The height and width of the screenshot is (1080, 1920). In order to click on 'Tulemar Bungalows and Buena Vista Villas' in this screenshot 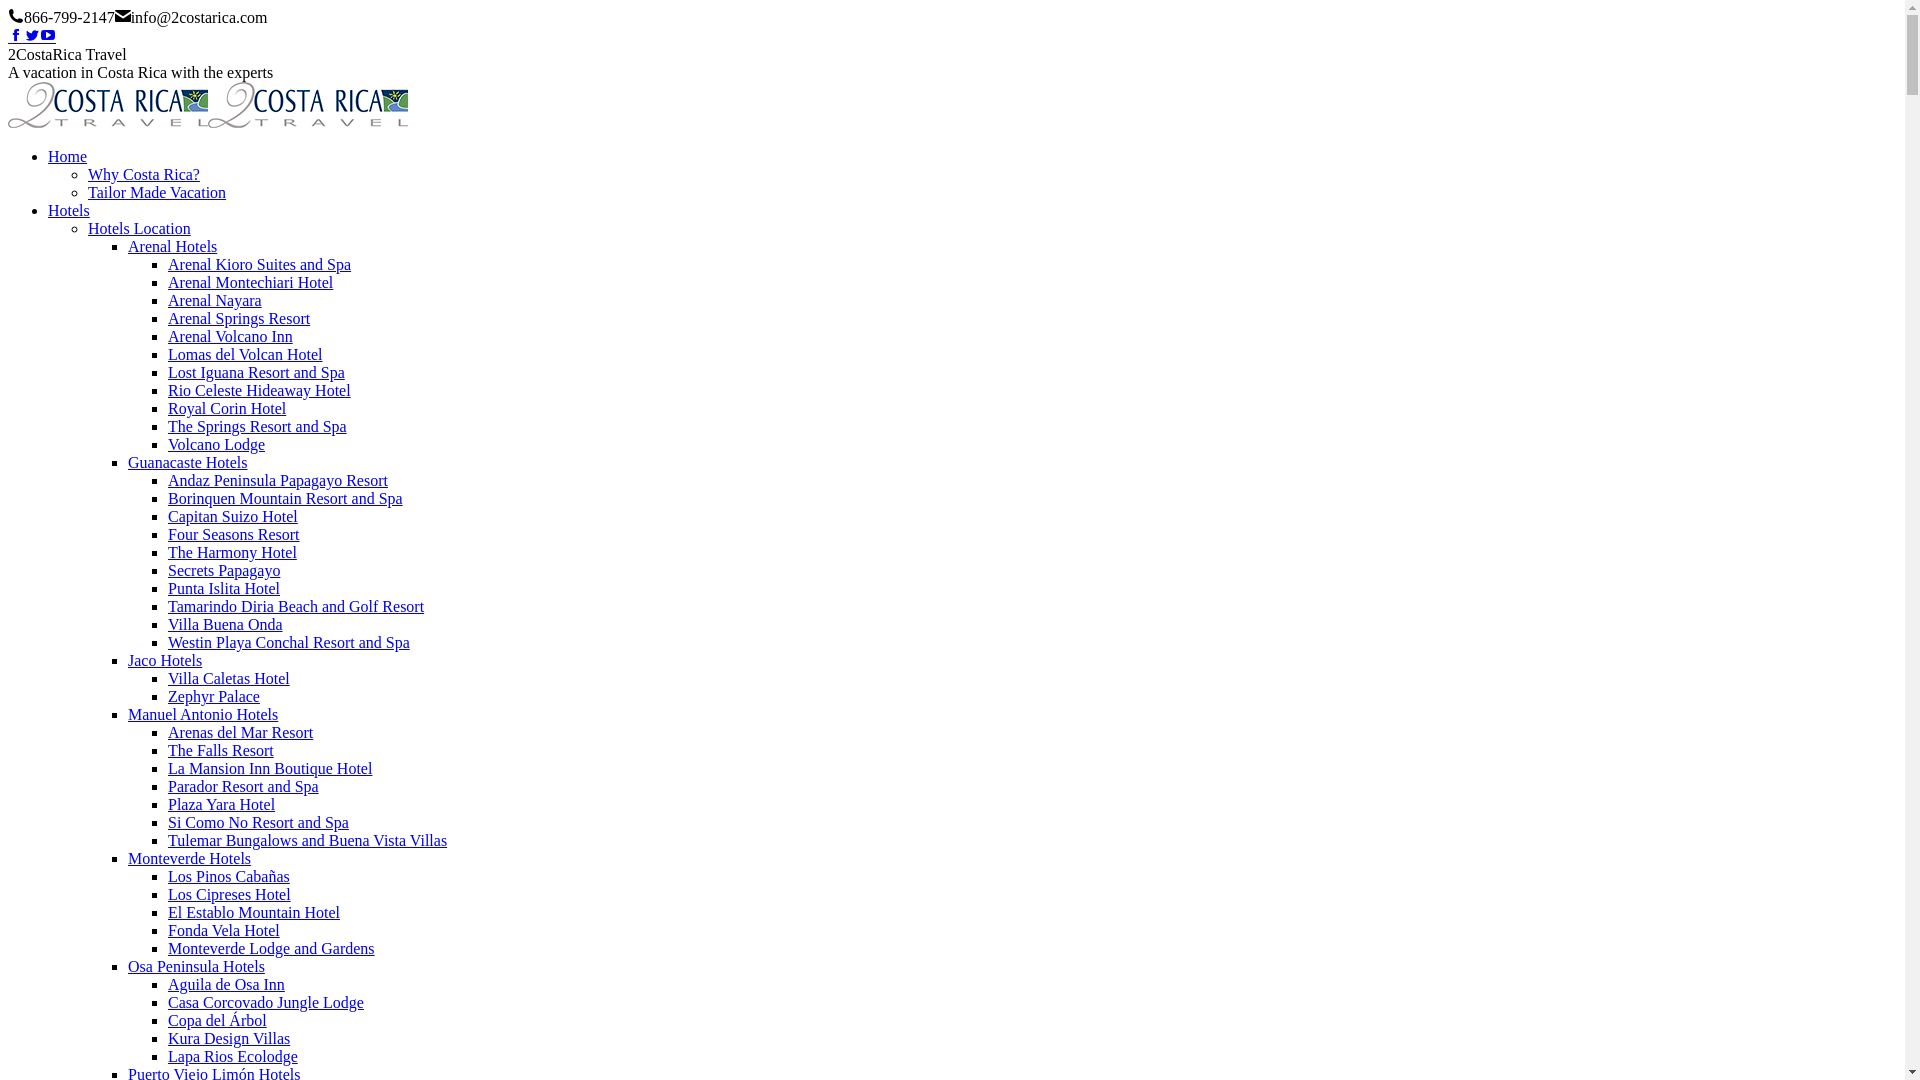, I will do `click(168, 840)`.